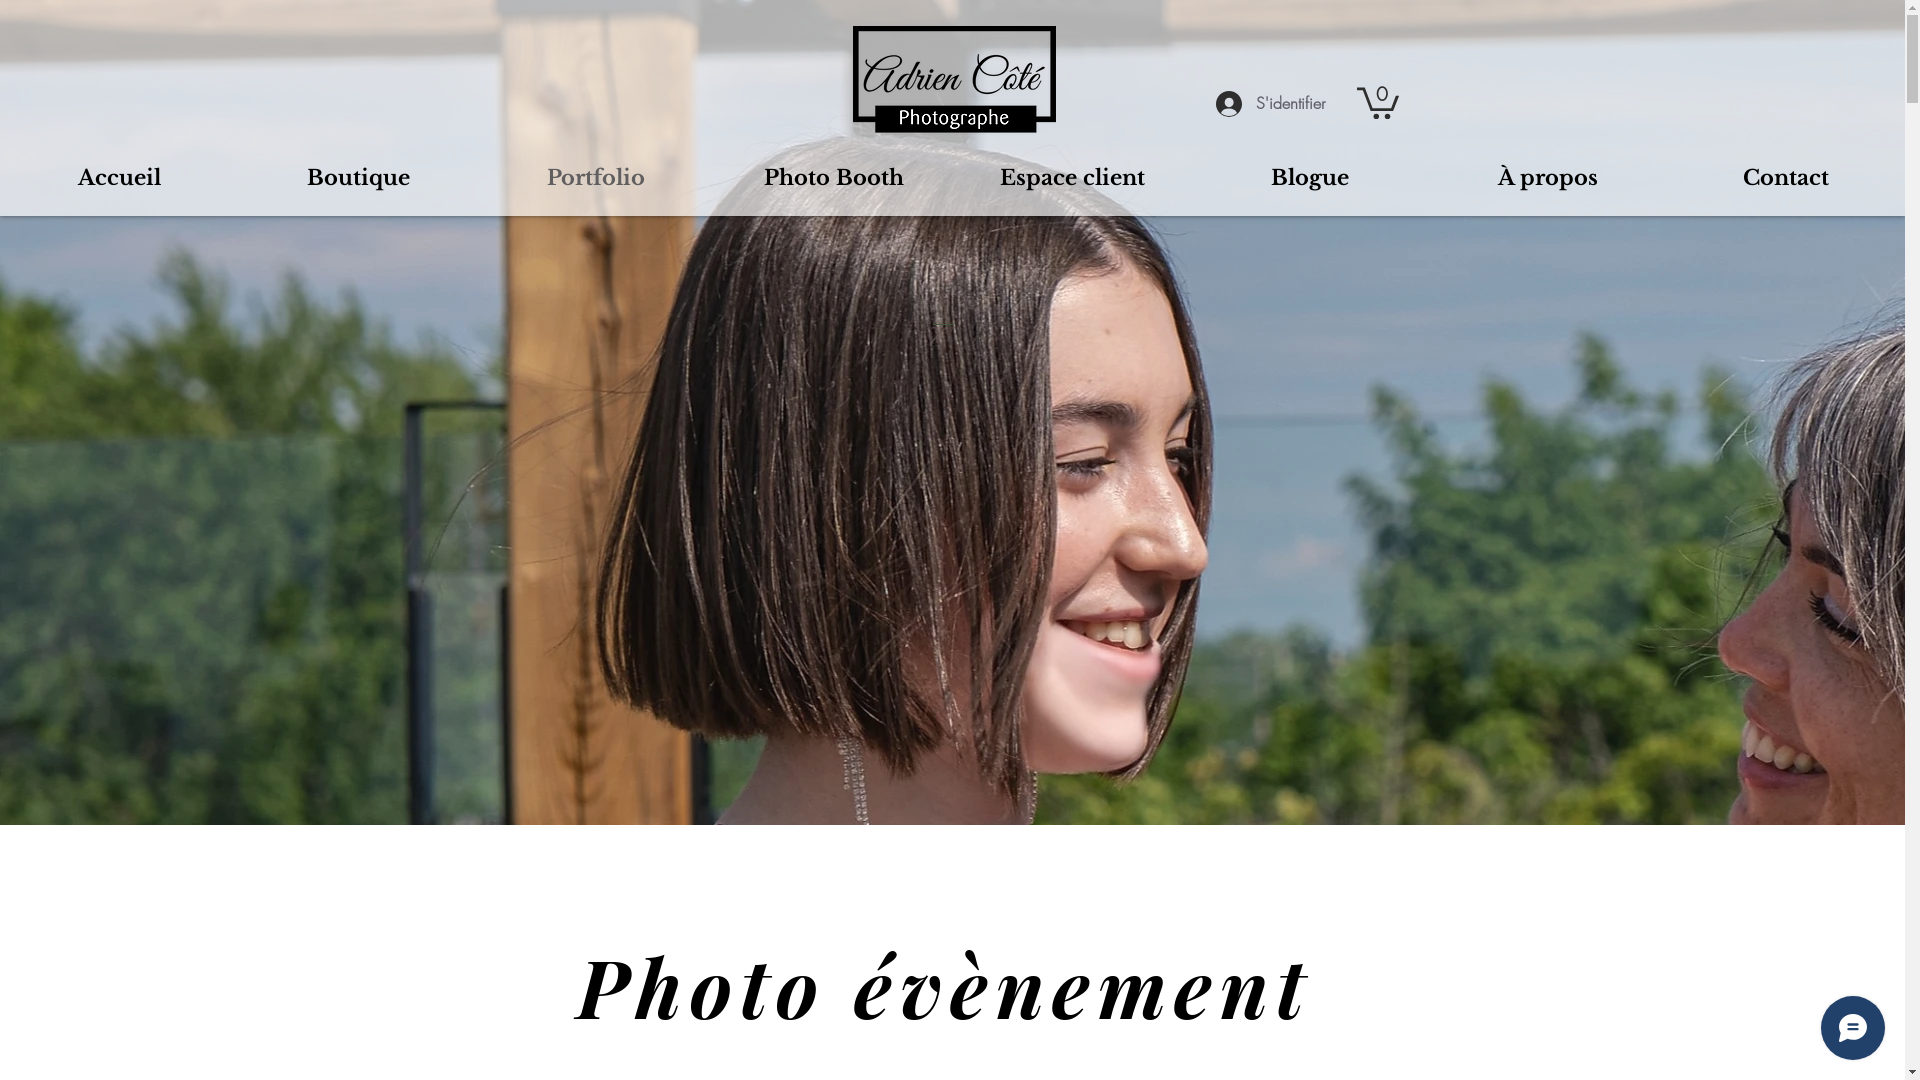 This screenshot has width=1920, height=1080. What do you see at coordinates (594, 177) in the screenshot?
I see `'Portfolio'` at bounding box center [594, 177].